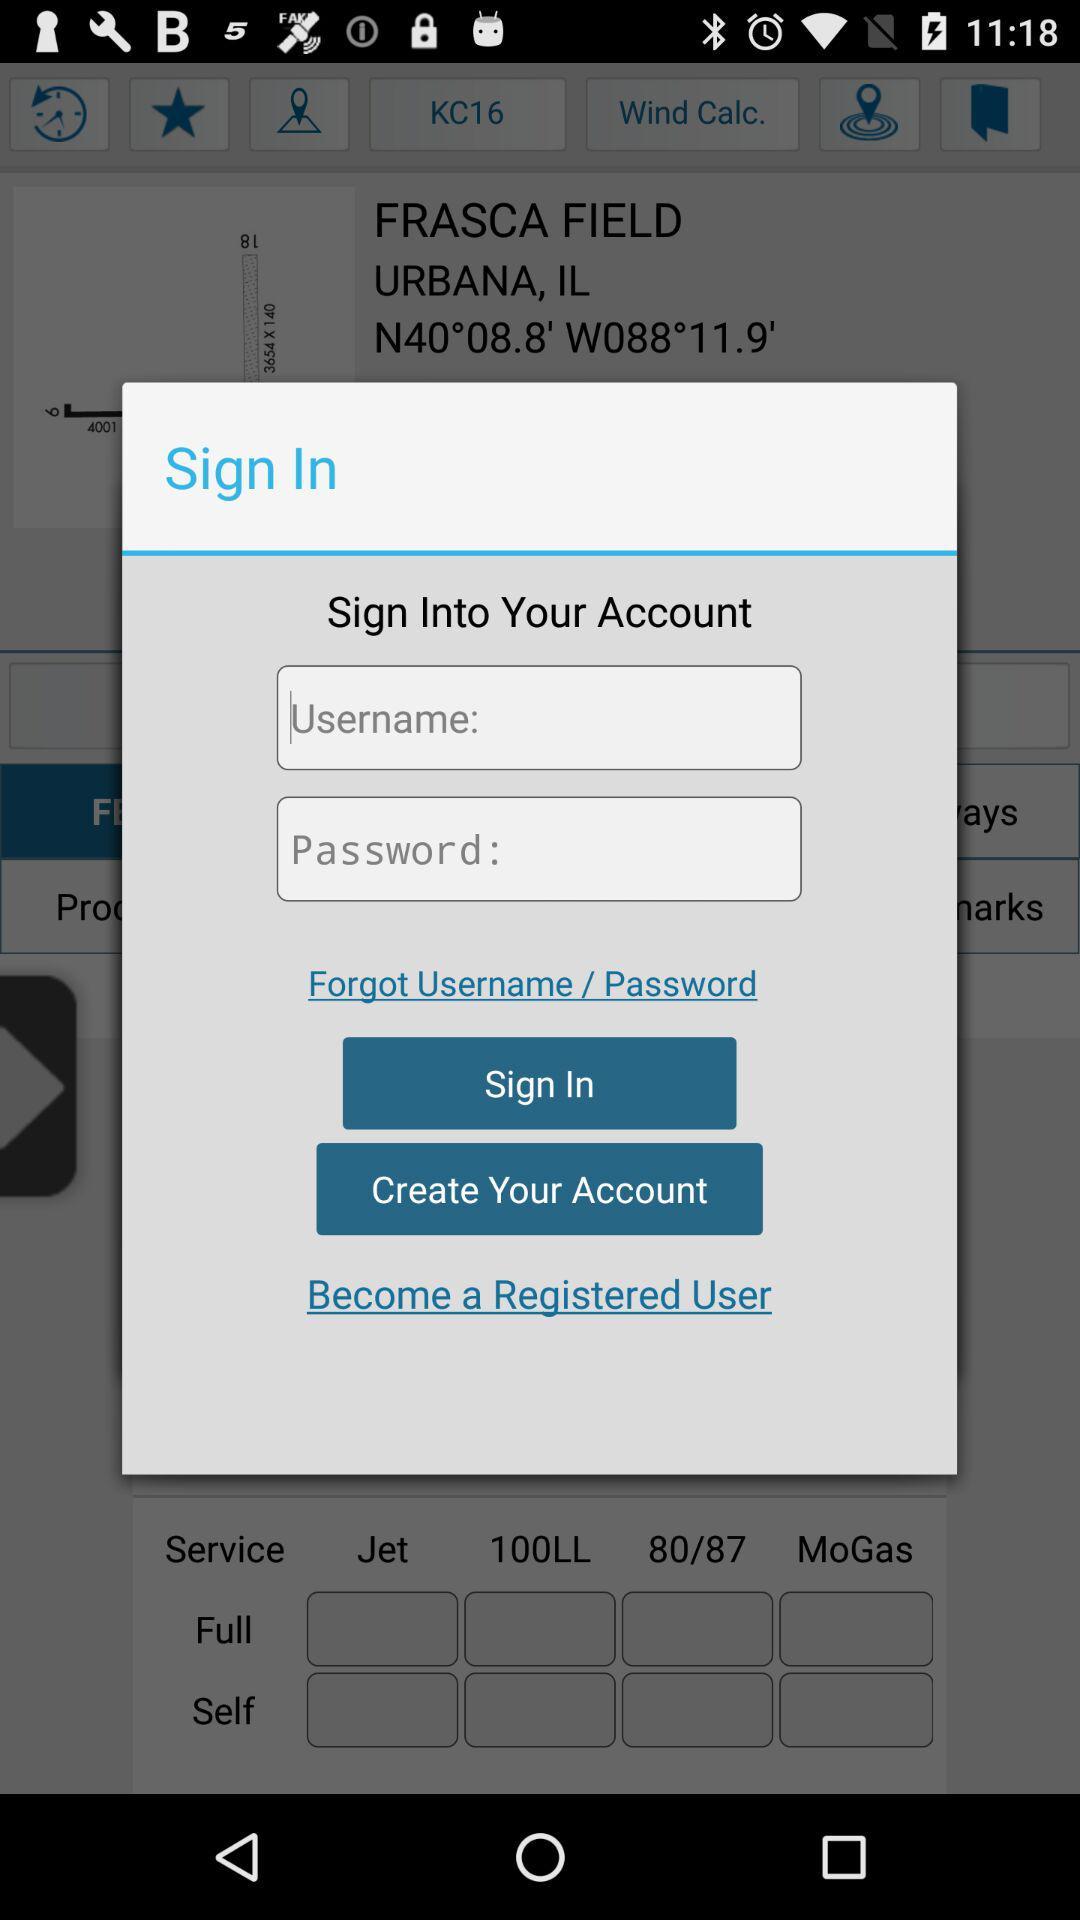 This screenshot has height=1920, width=1080. I want to click on forgot username / password icon, so click(531, 982).